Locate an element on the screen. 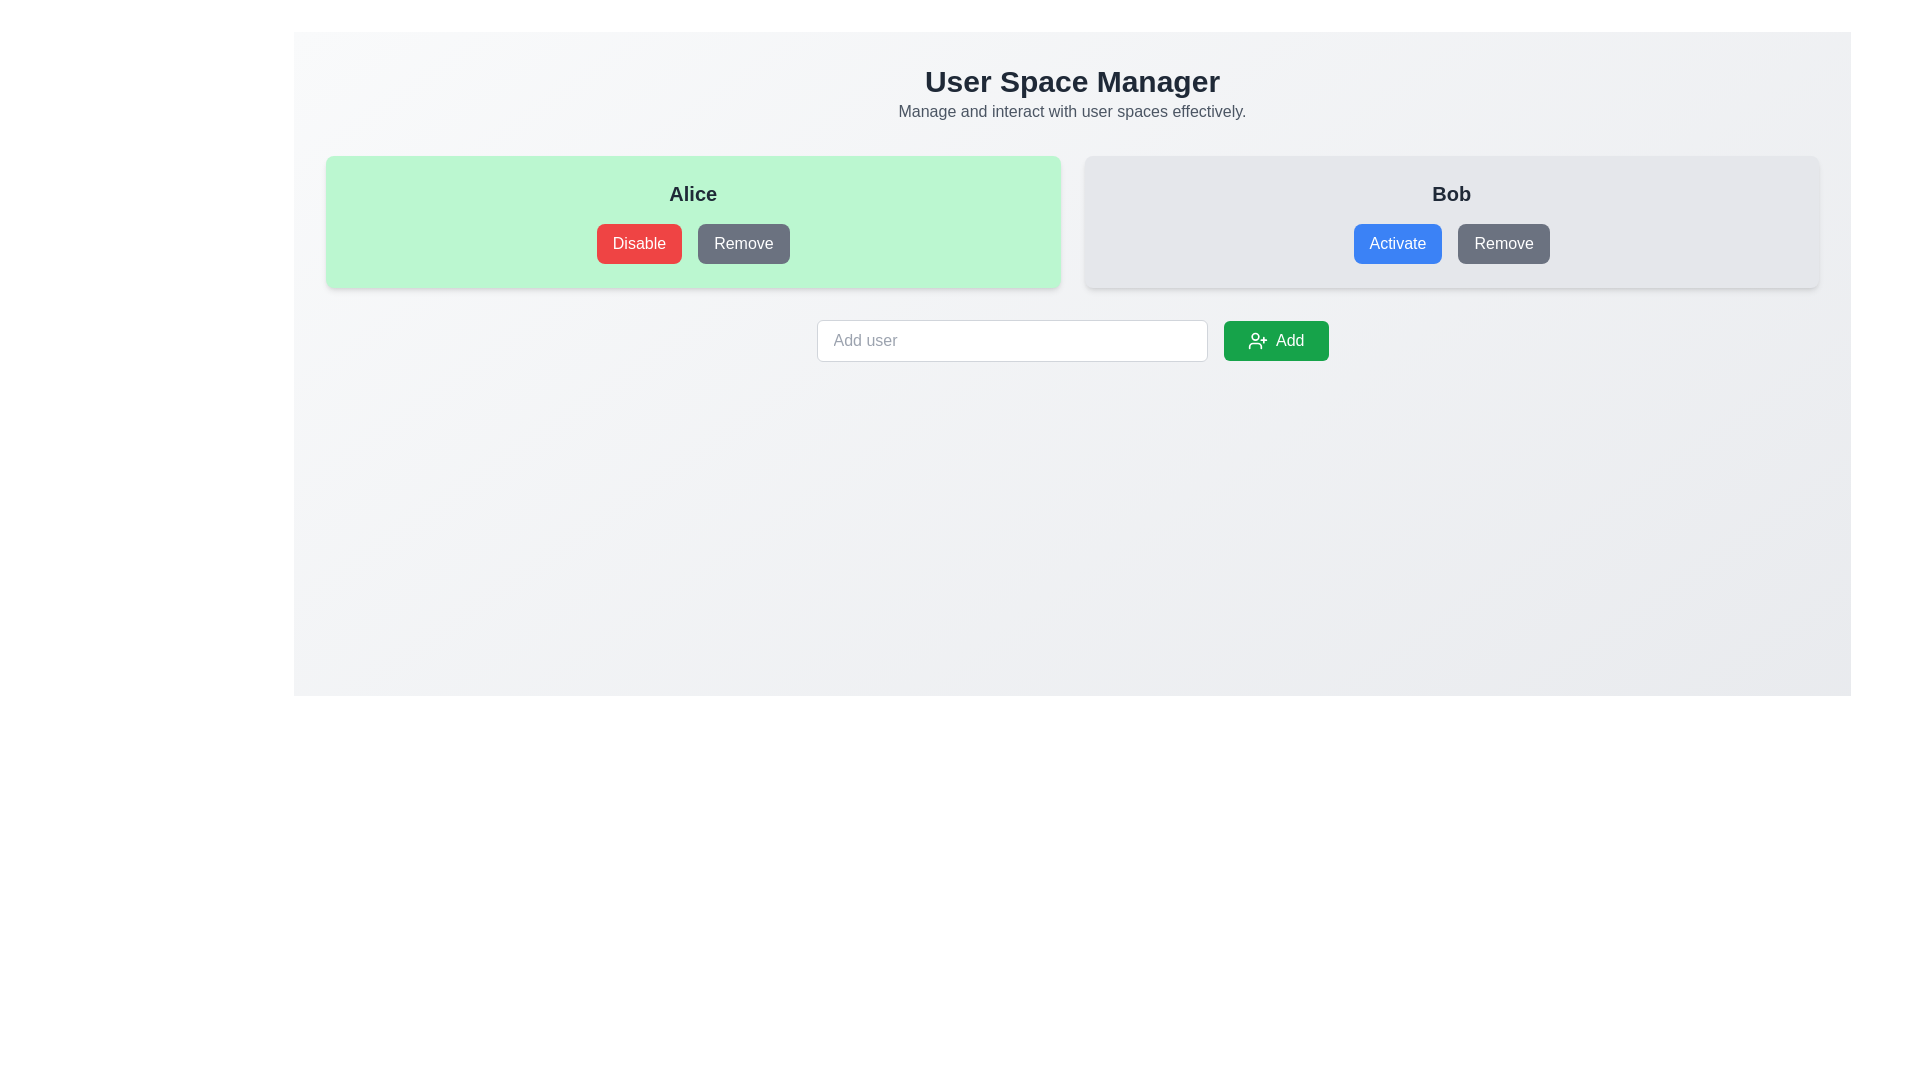  the 'Add User' button to activate its visual feedback is located at coordinates (1275, 339).